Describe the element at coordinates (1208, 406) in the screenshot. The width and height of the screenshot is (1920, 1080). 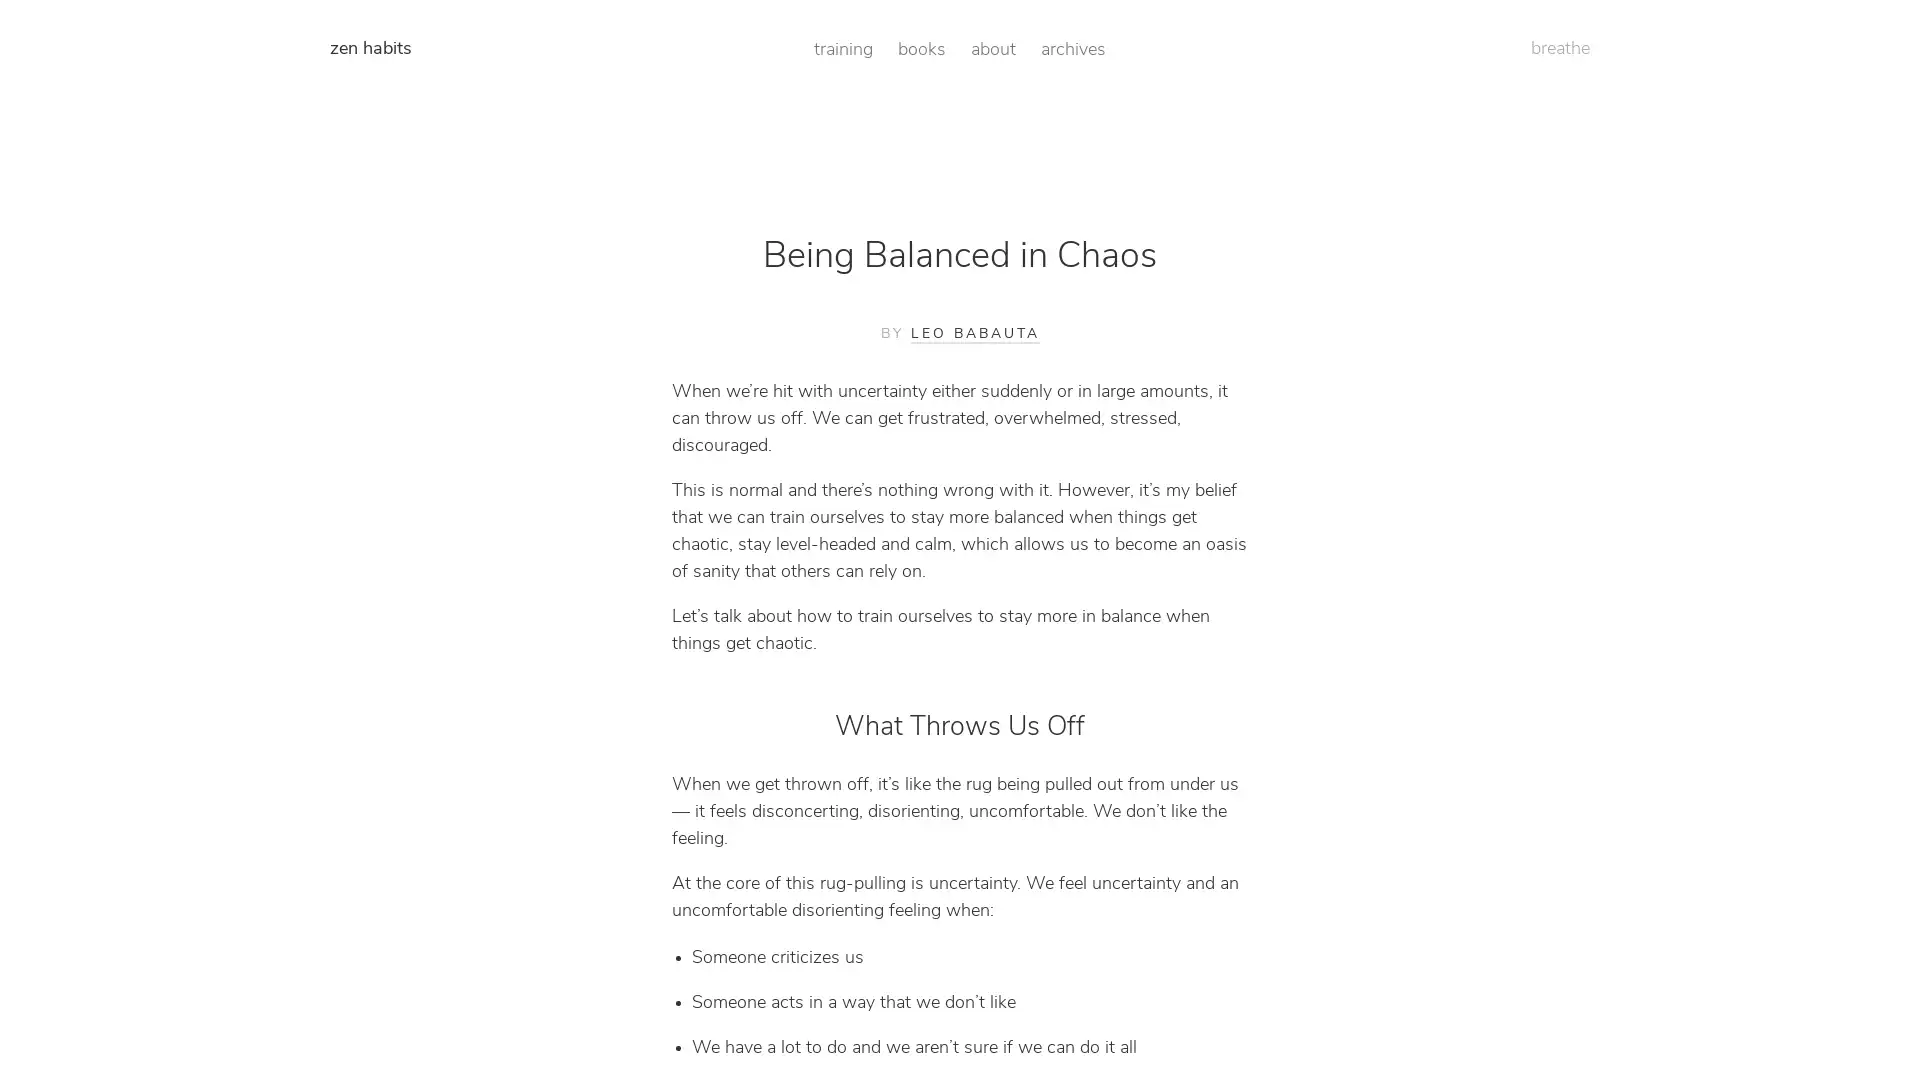
I see `Get Access` at that location.